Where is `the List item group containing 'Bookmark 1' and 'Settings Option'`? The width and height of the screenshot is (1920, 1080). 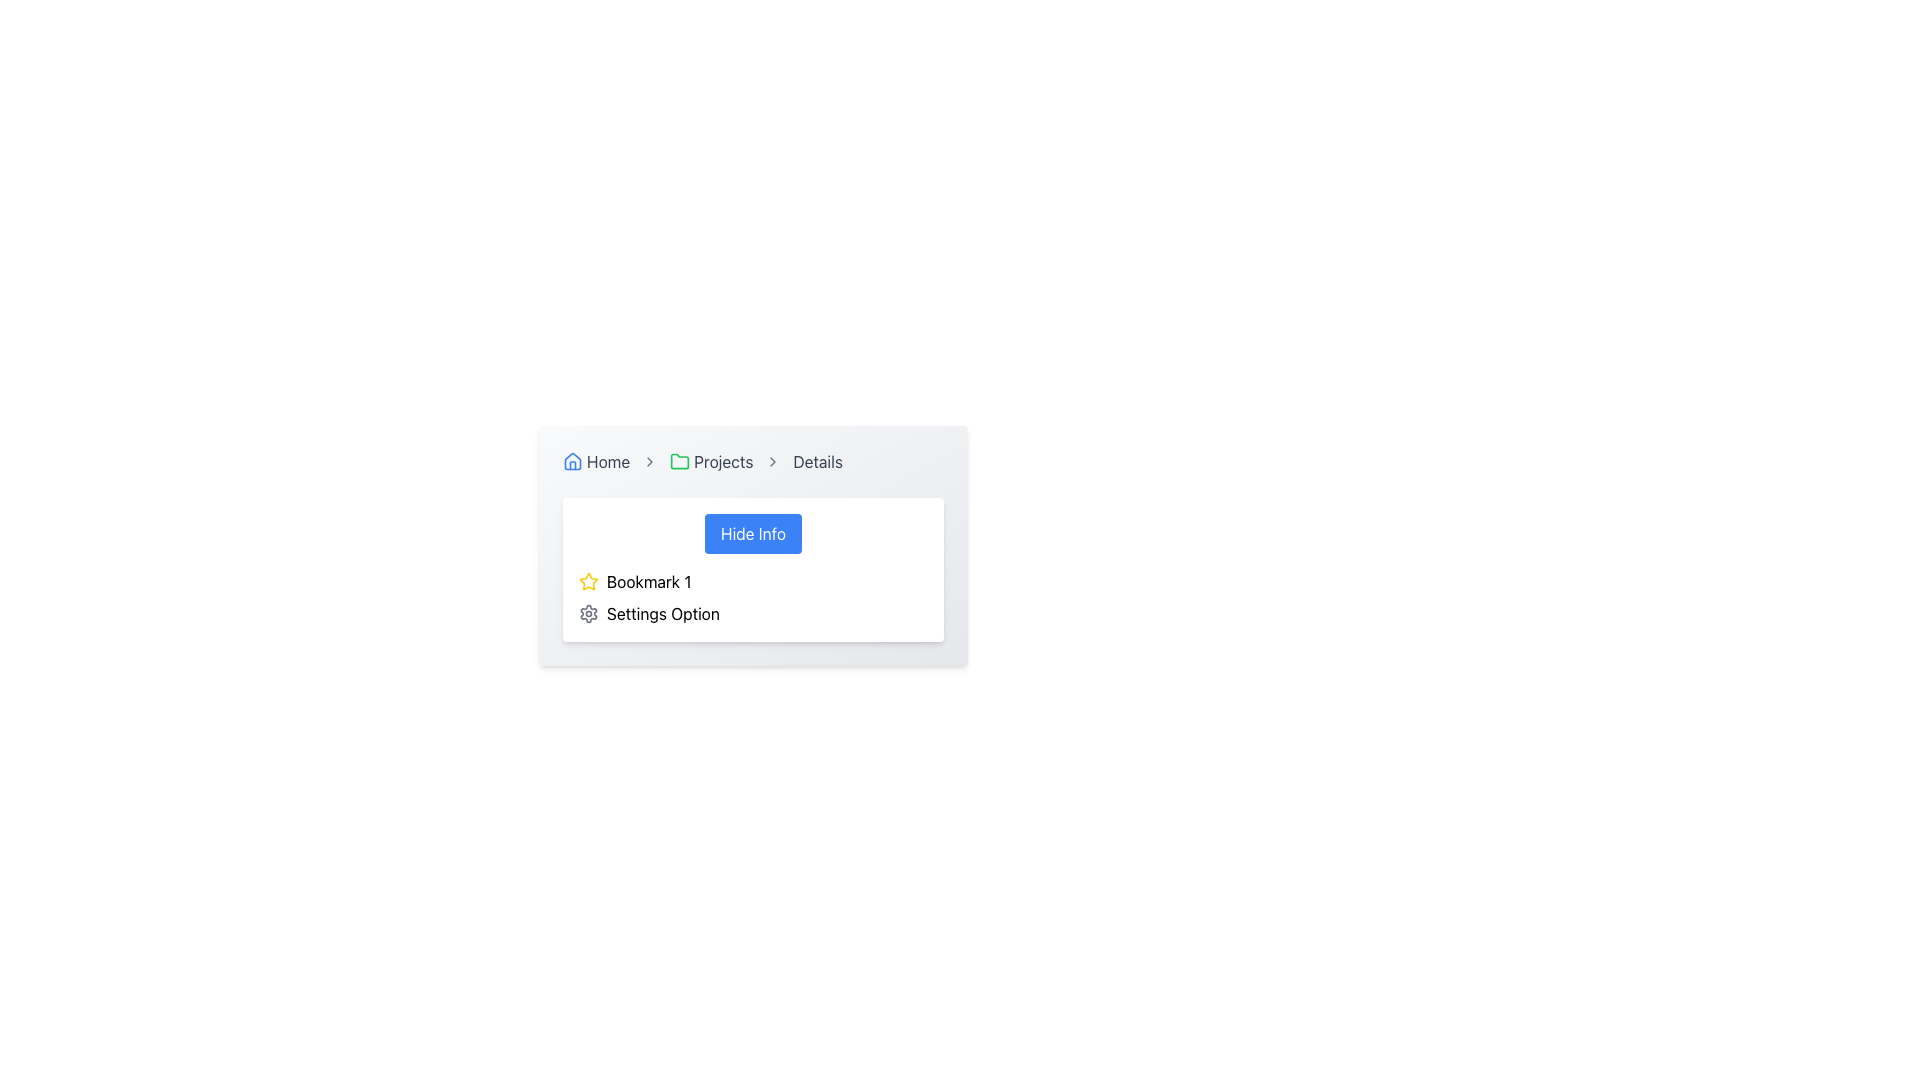
the List item group containing 'Bookmark 1' and 'Settings Option' is located at coordinates (752, 596).